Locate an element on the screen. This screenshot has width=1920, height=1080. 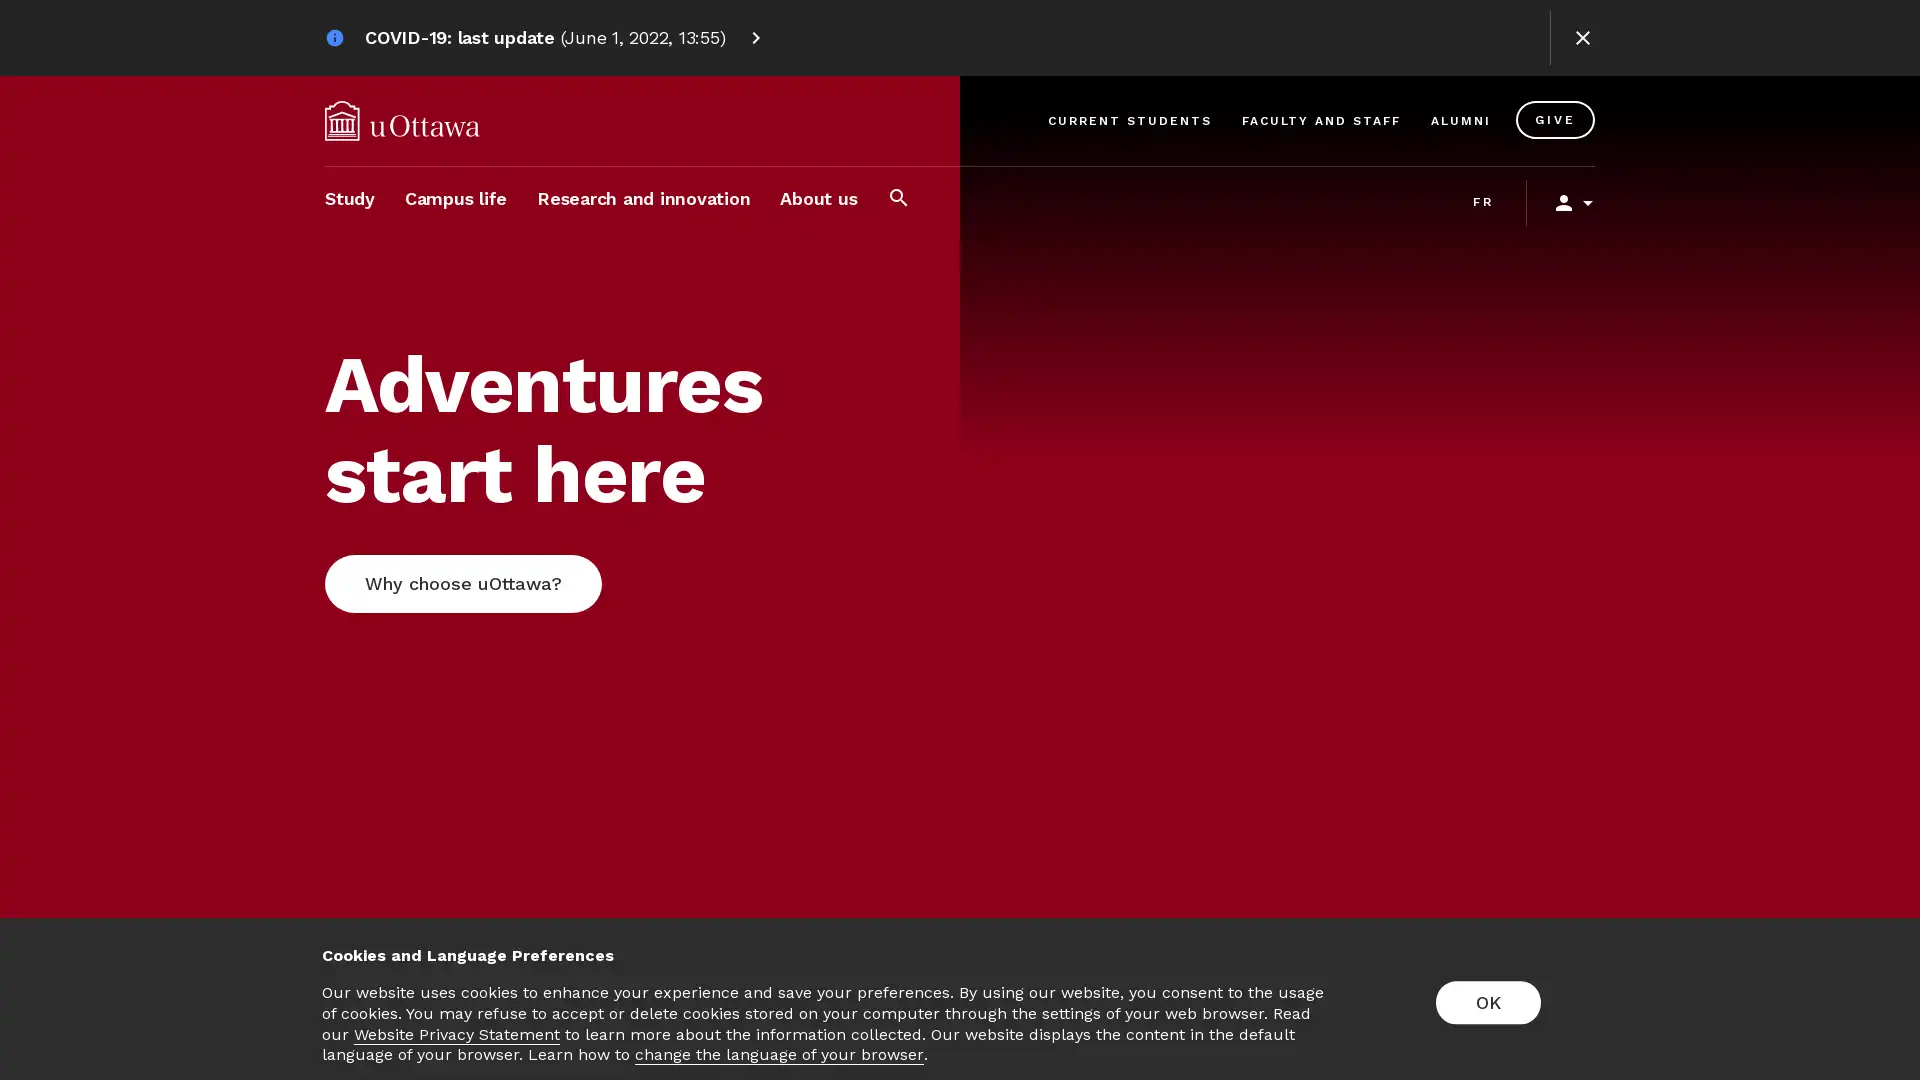
Pause is located at coordinates (1869, 998).